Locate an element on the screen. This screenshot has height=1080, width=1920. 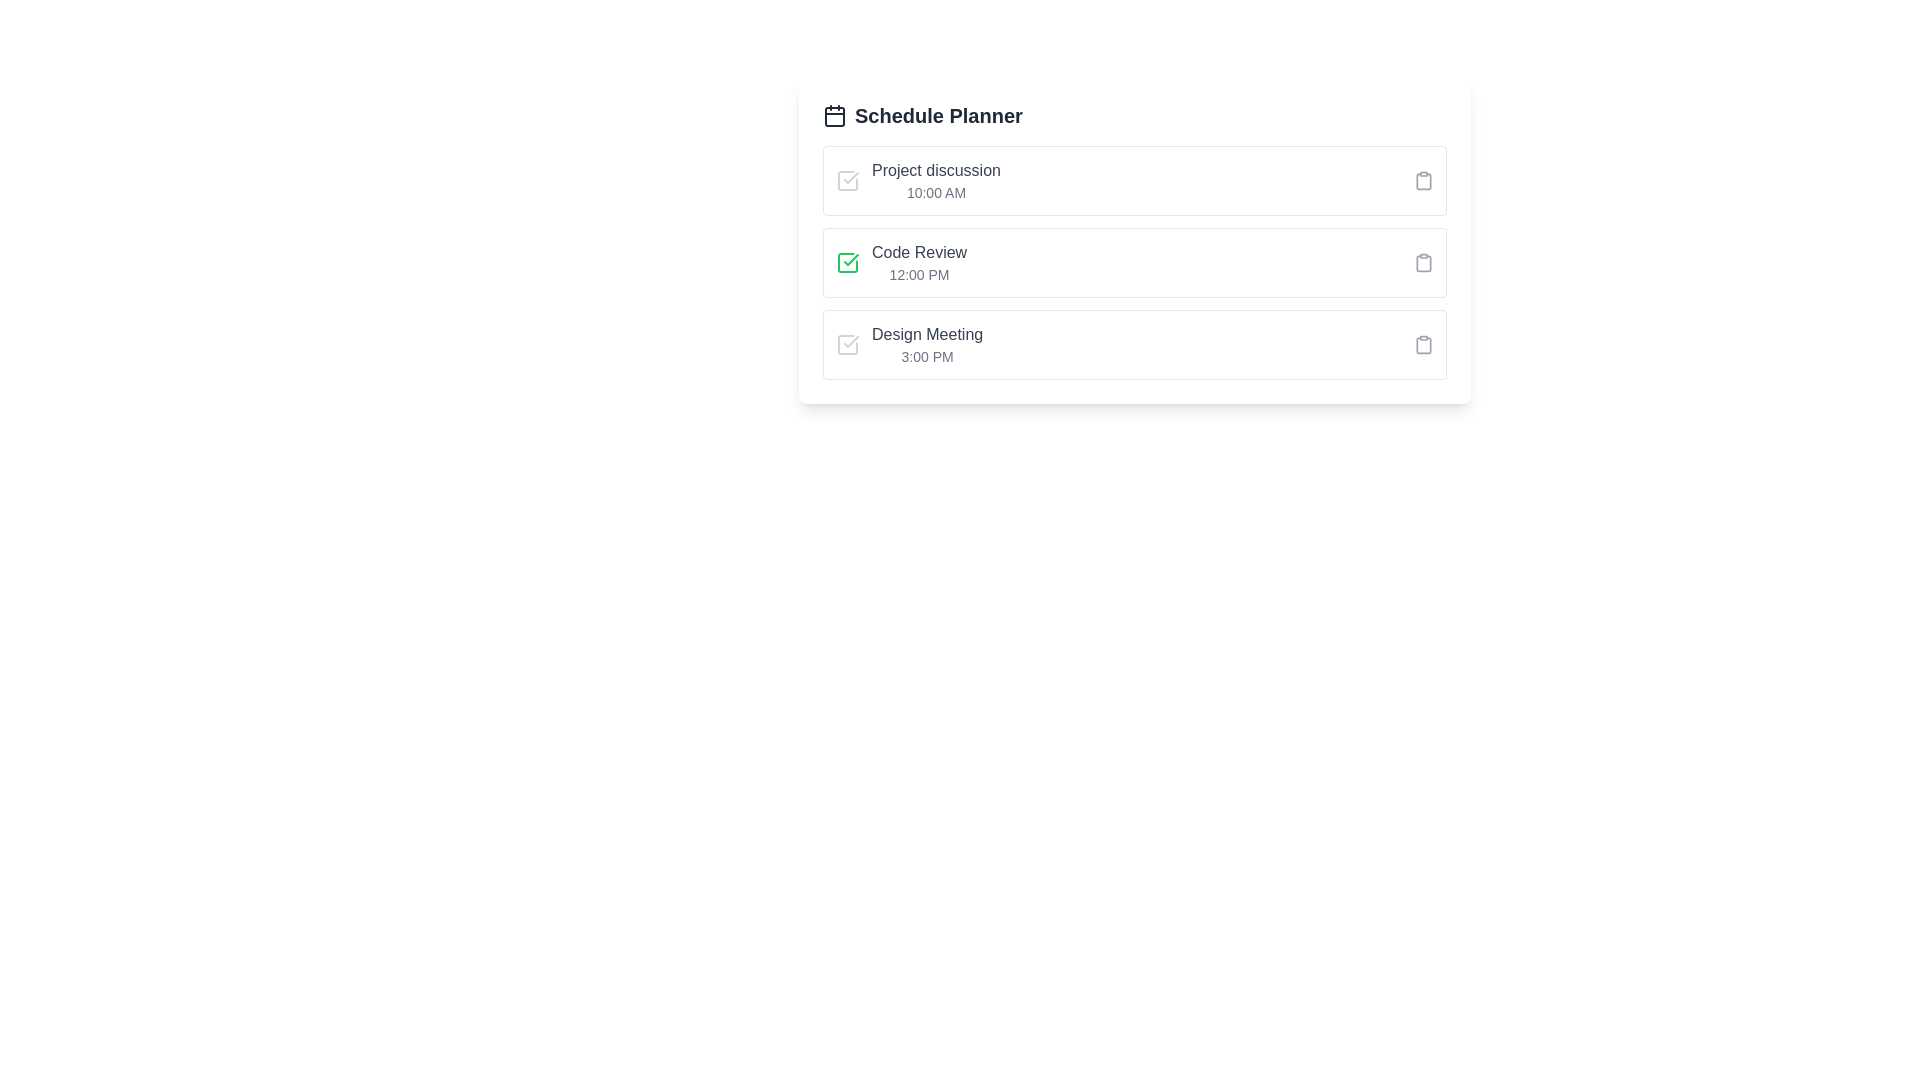
the task name Code Review to inspect its details is located at coordinates (917, 252).